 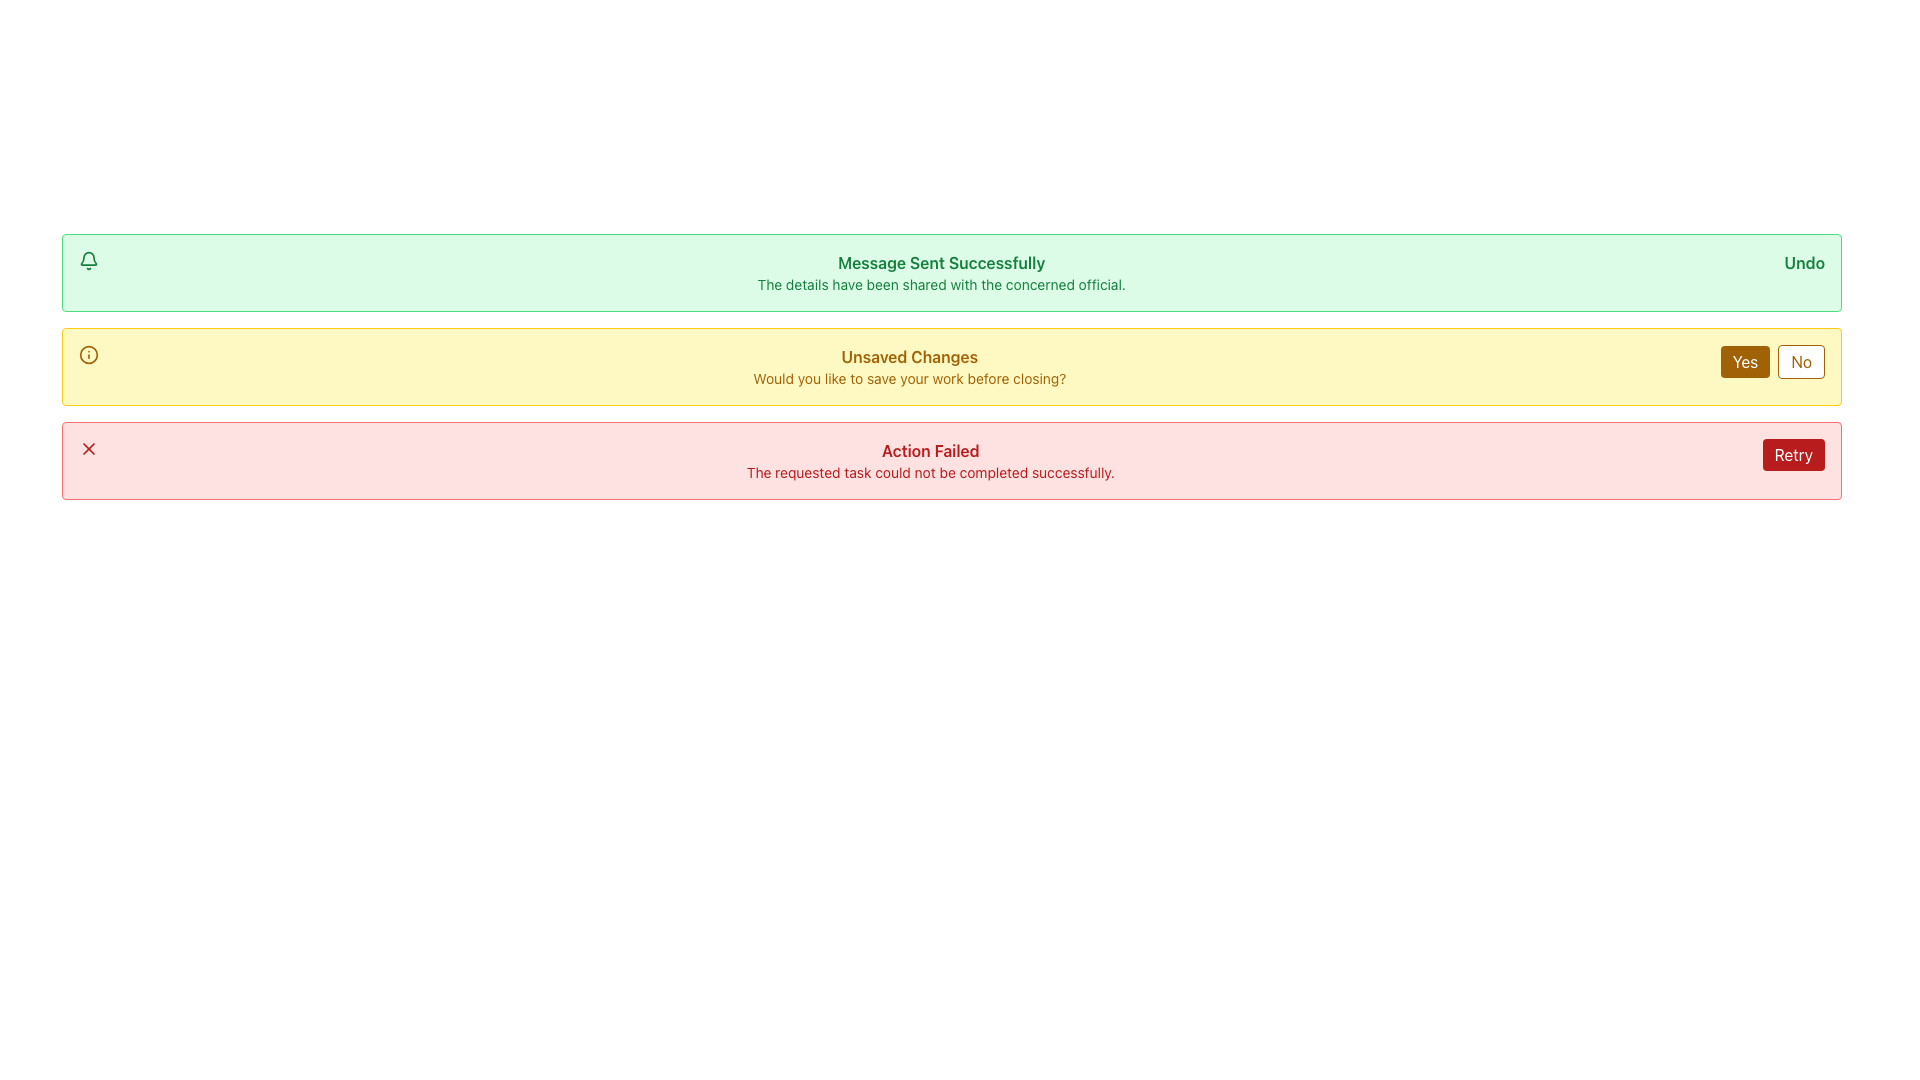 I want to click on the undo button located in the top-right corner of the green notification section labeled 'Message Sent Successfully', so click(x=1804, y=261).